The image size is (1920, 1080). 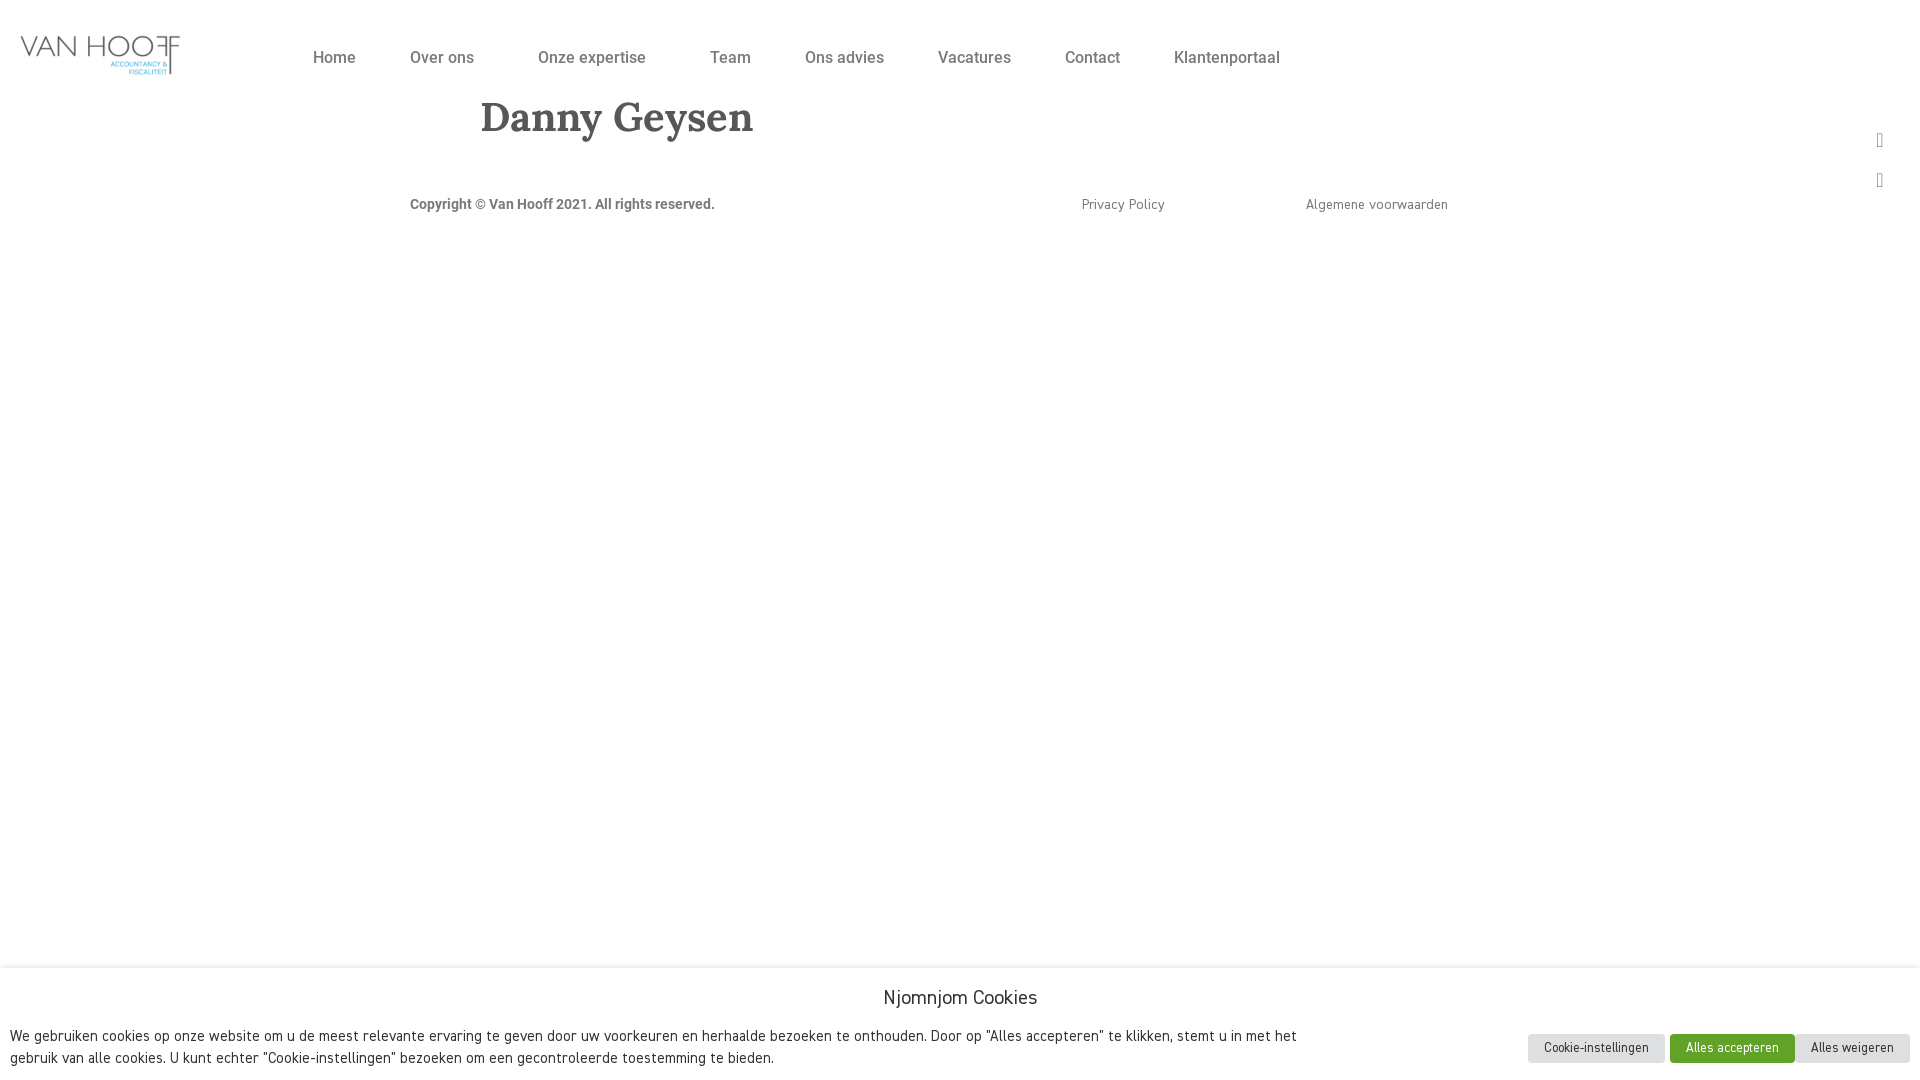 I want to click on 'Ons advies', so click(x=844, y=56).